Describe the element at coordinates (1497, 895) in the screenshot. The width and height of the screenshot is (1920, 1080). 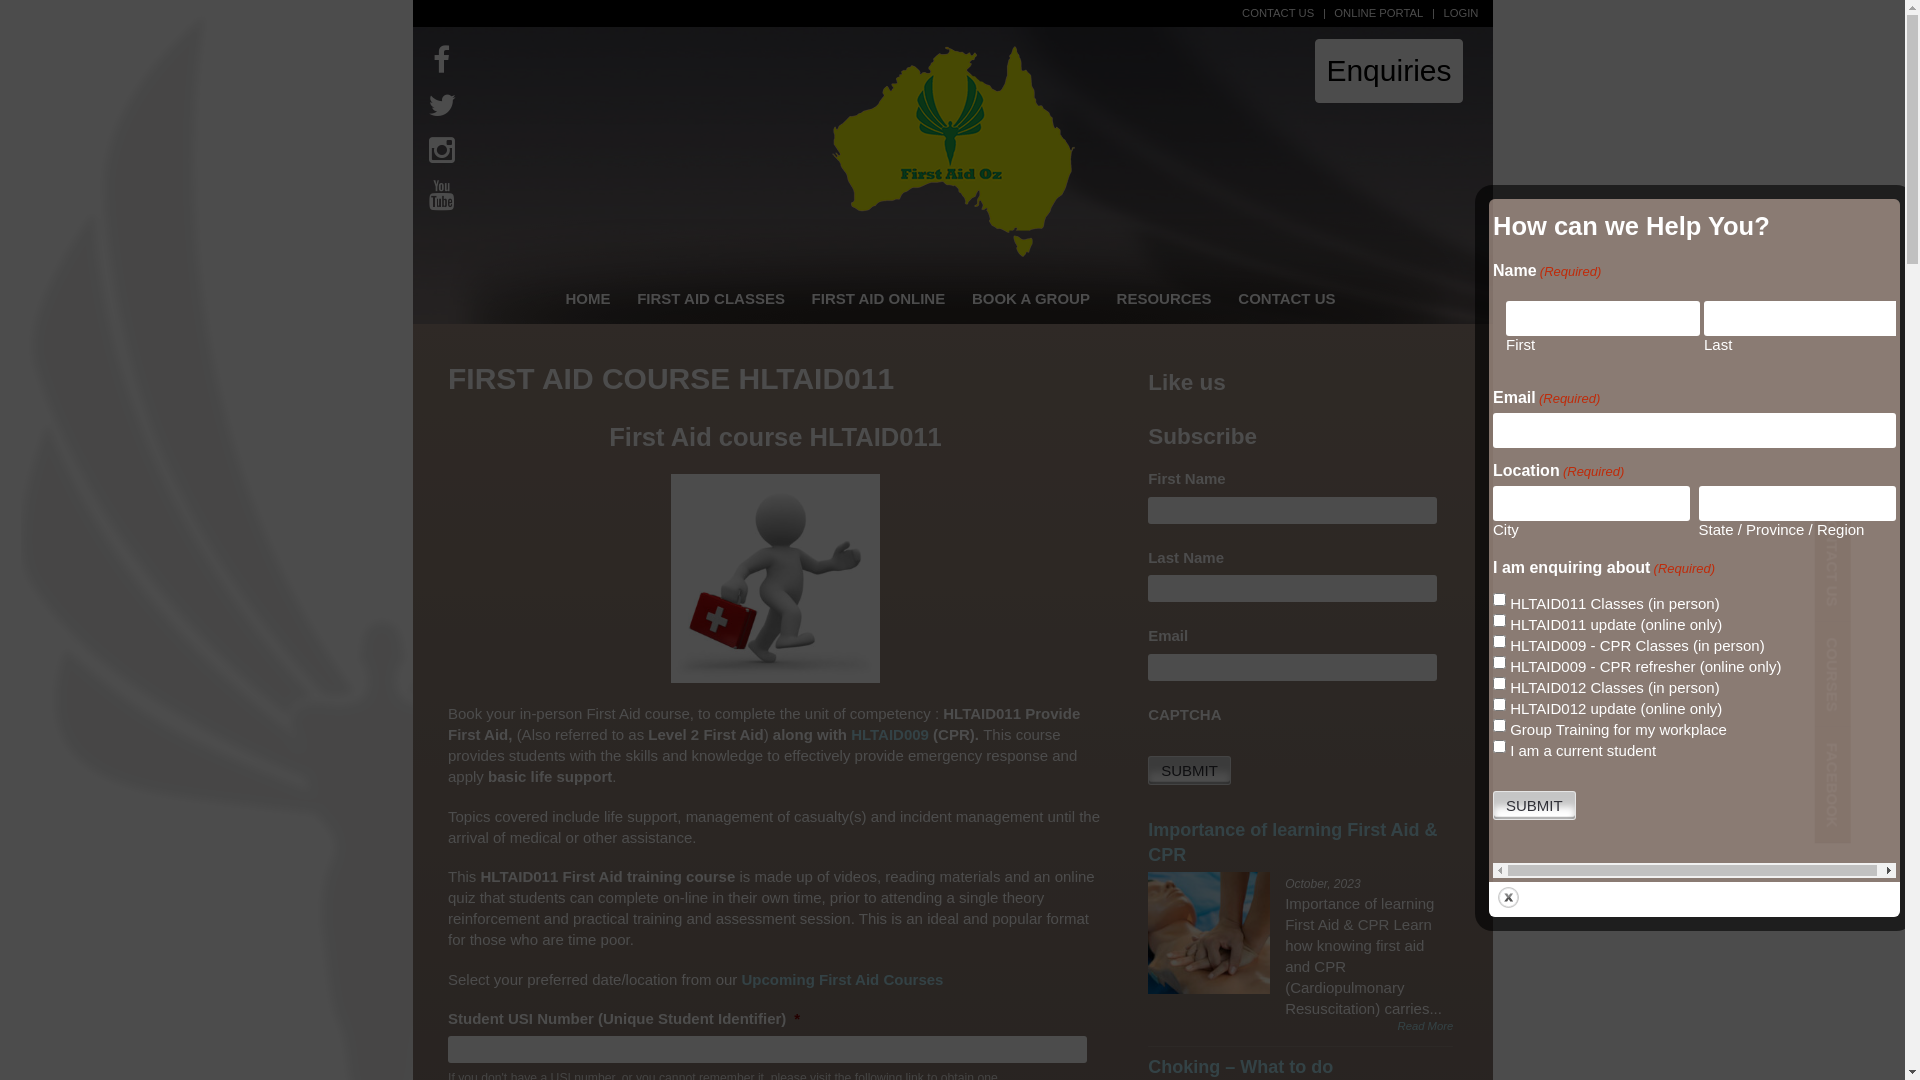
I see `'Close'` at that location.